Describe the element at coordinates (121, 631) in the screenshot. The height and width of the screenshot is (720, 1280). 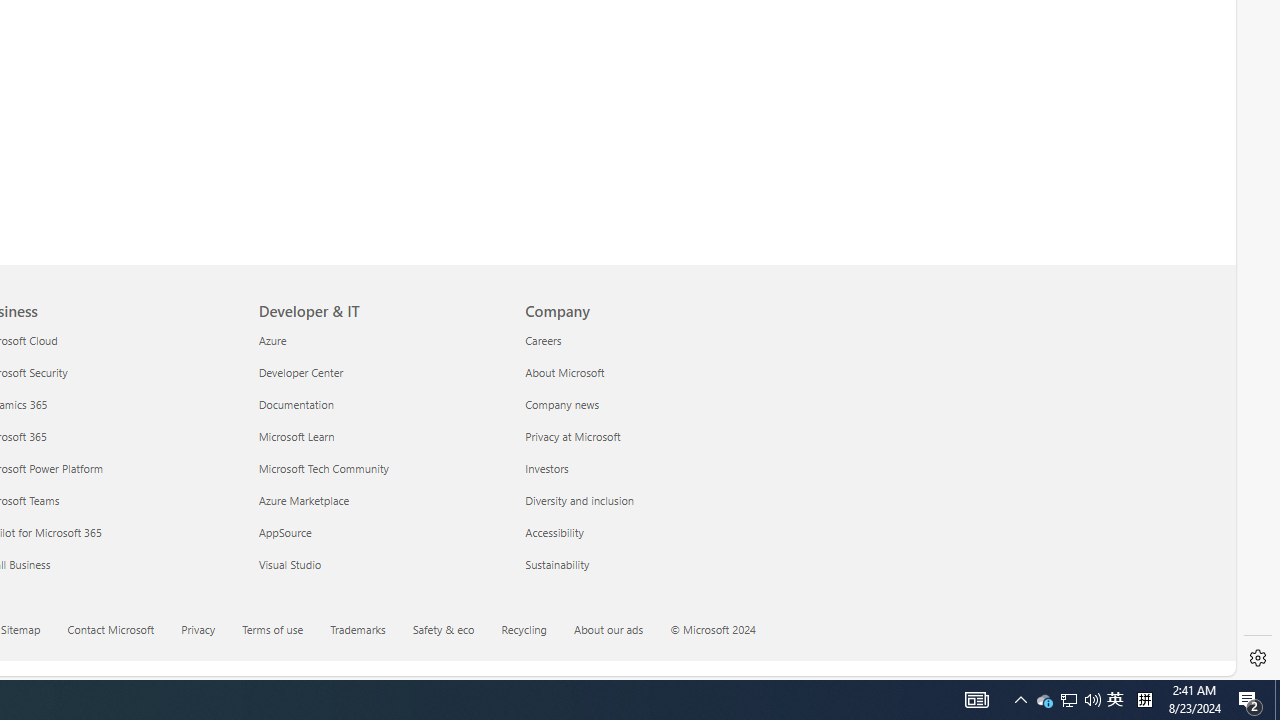
I see `'Contact Microsoft'` at that location.